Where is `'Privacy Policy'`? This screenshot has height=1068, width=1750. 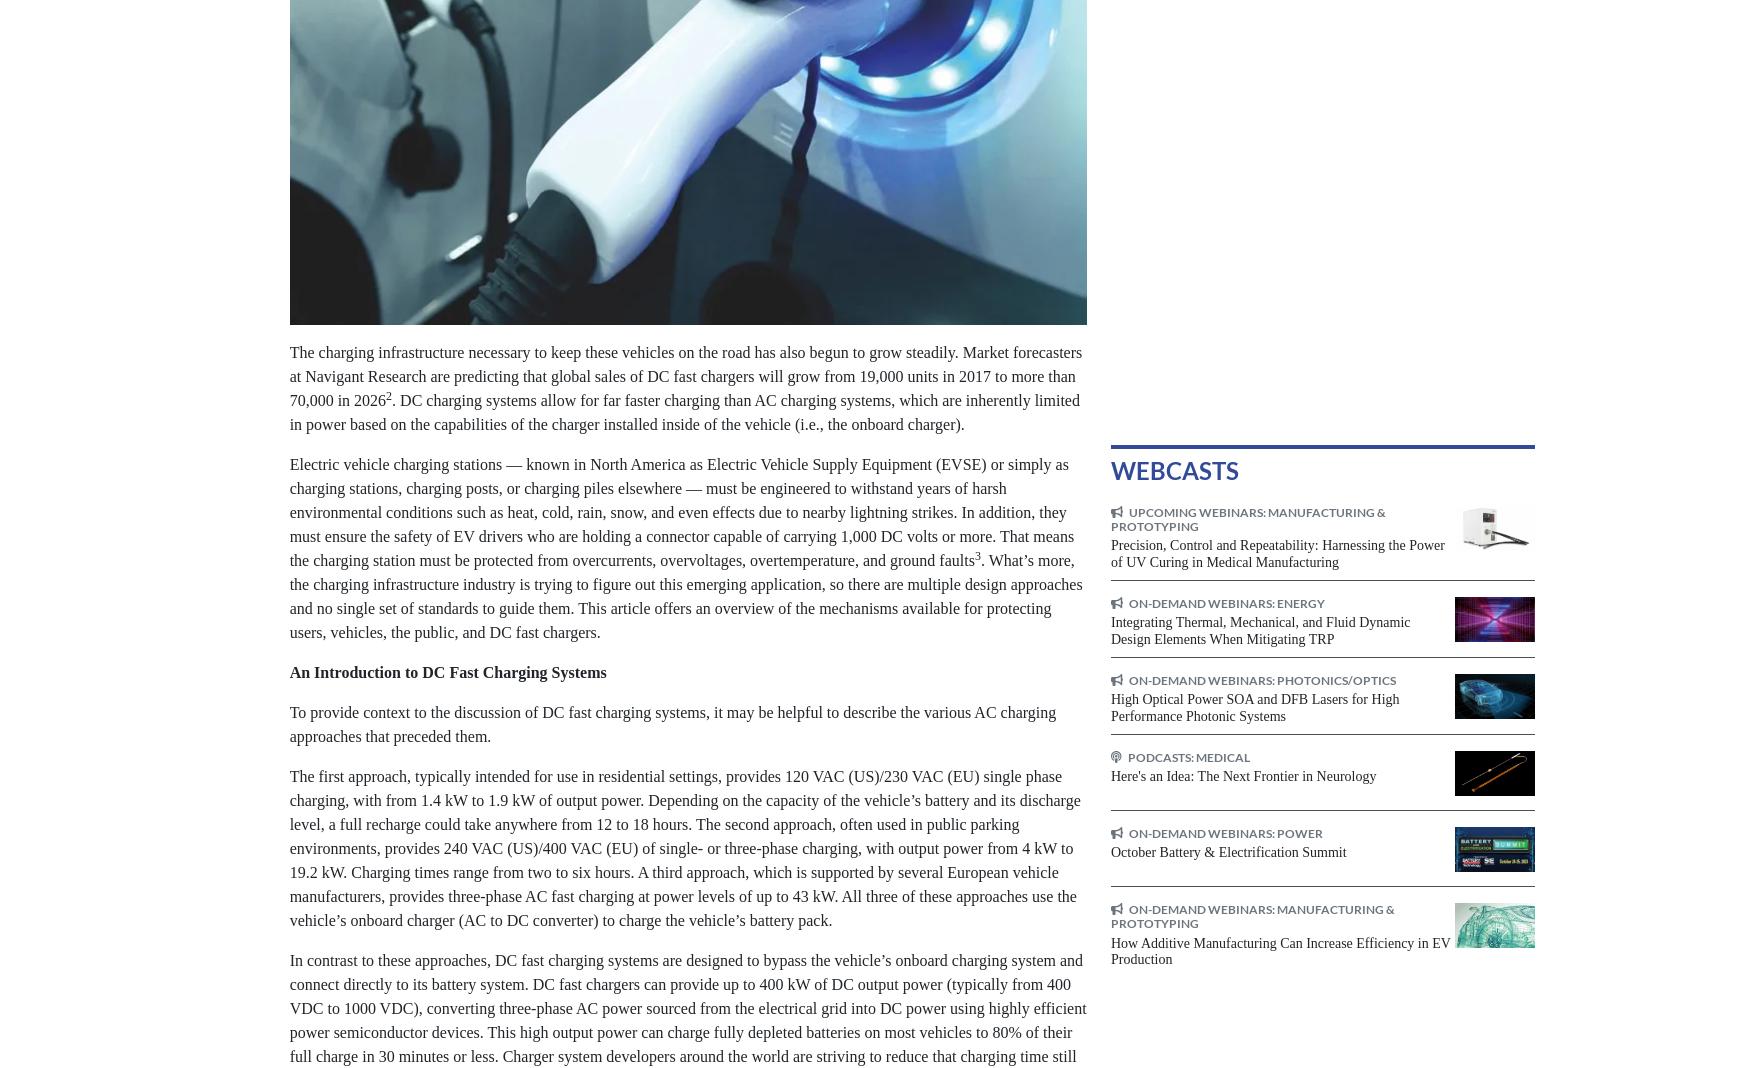 'Privacy Policy' is located at coordinates (1046, 848).